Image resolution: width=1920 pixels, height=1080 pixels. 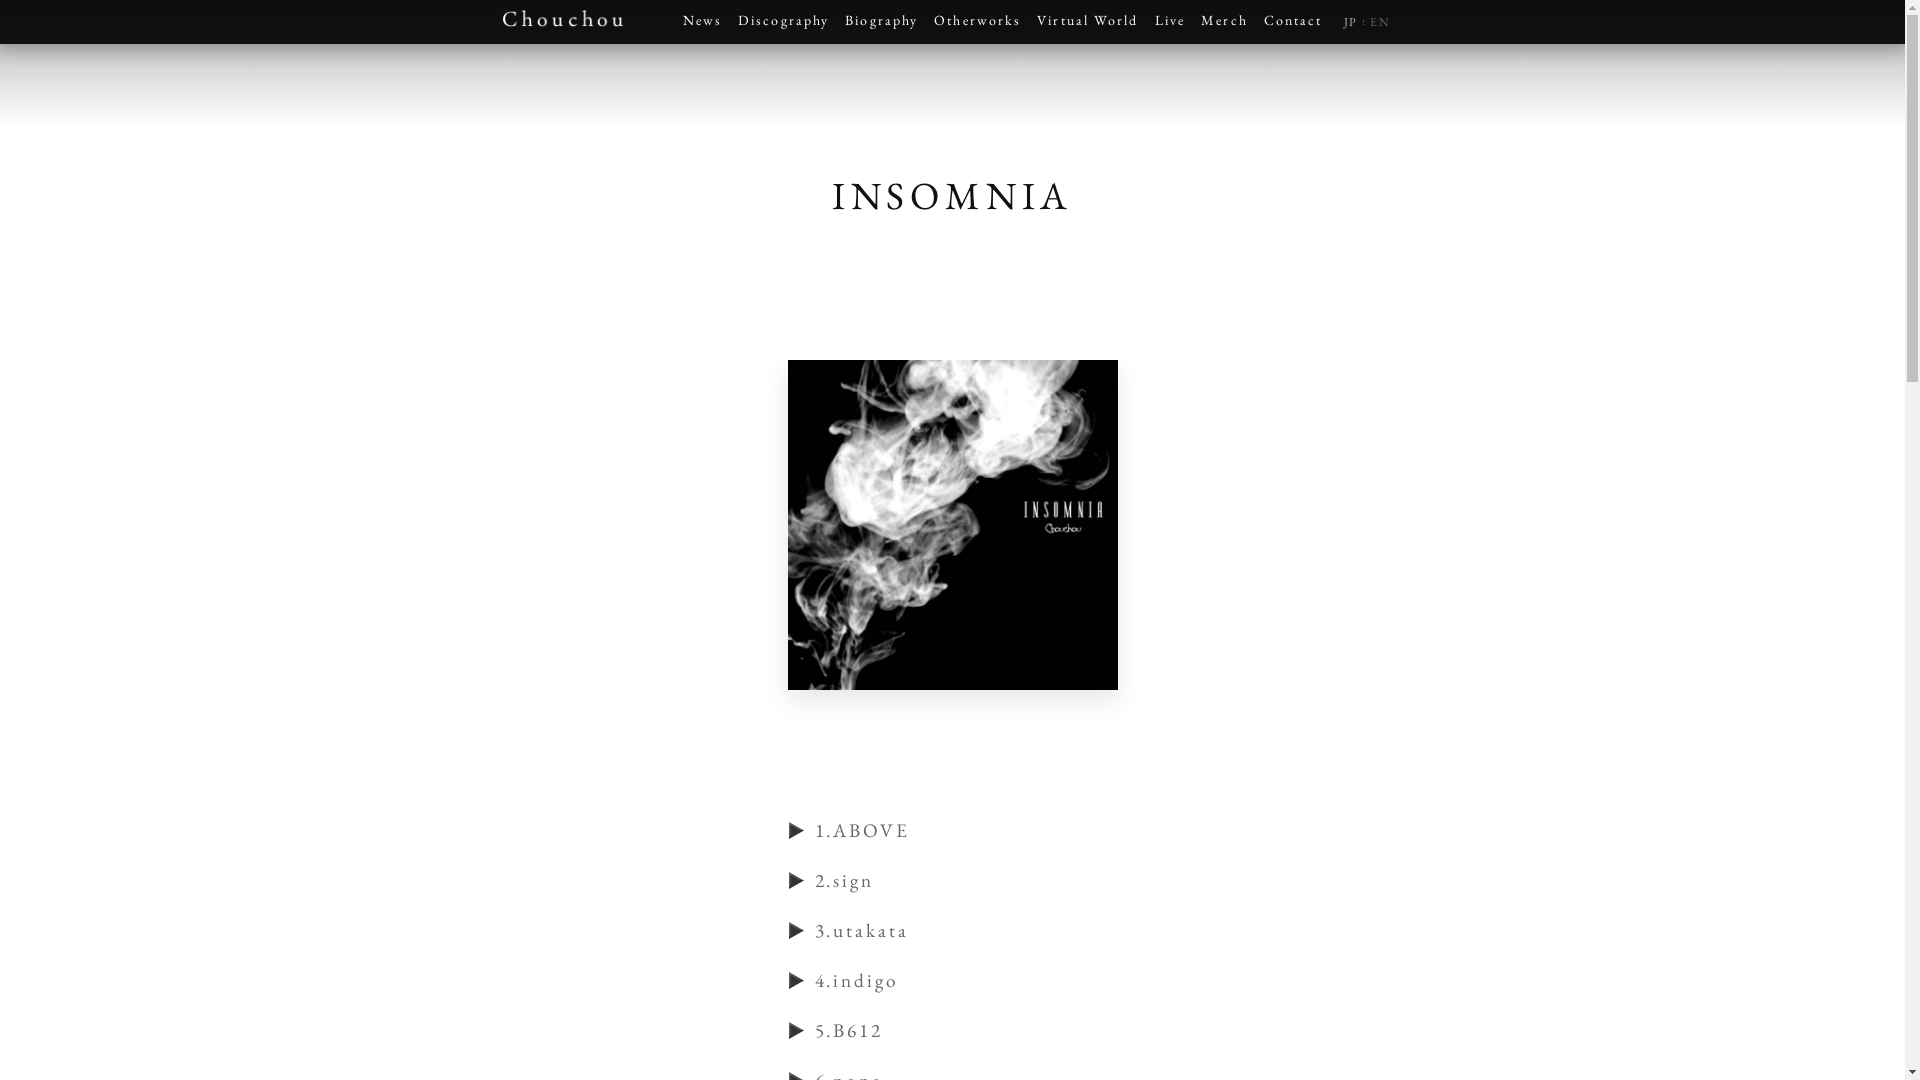 What do you see at coordinates (701, 21) in the screenshot?
I see `'News'` at bounding box center [701, 21].